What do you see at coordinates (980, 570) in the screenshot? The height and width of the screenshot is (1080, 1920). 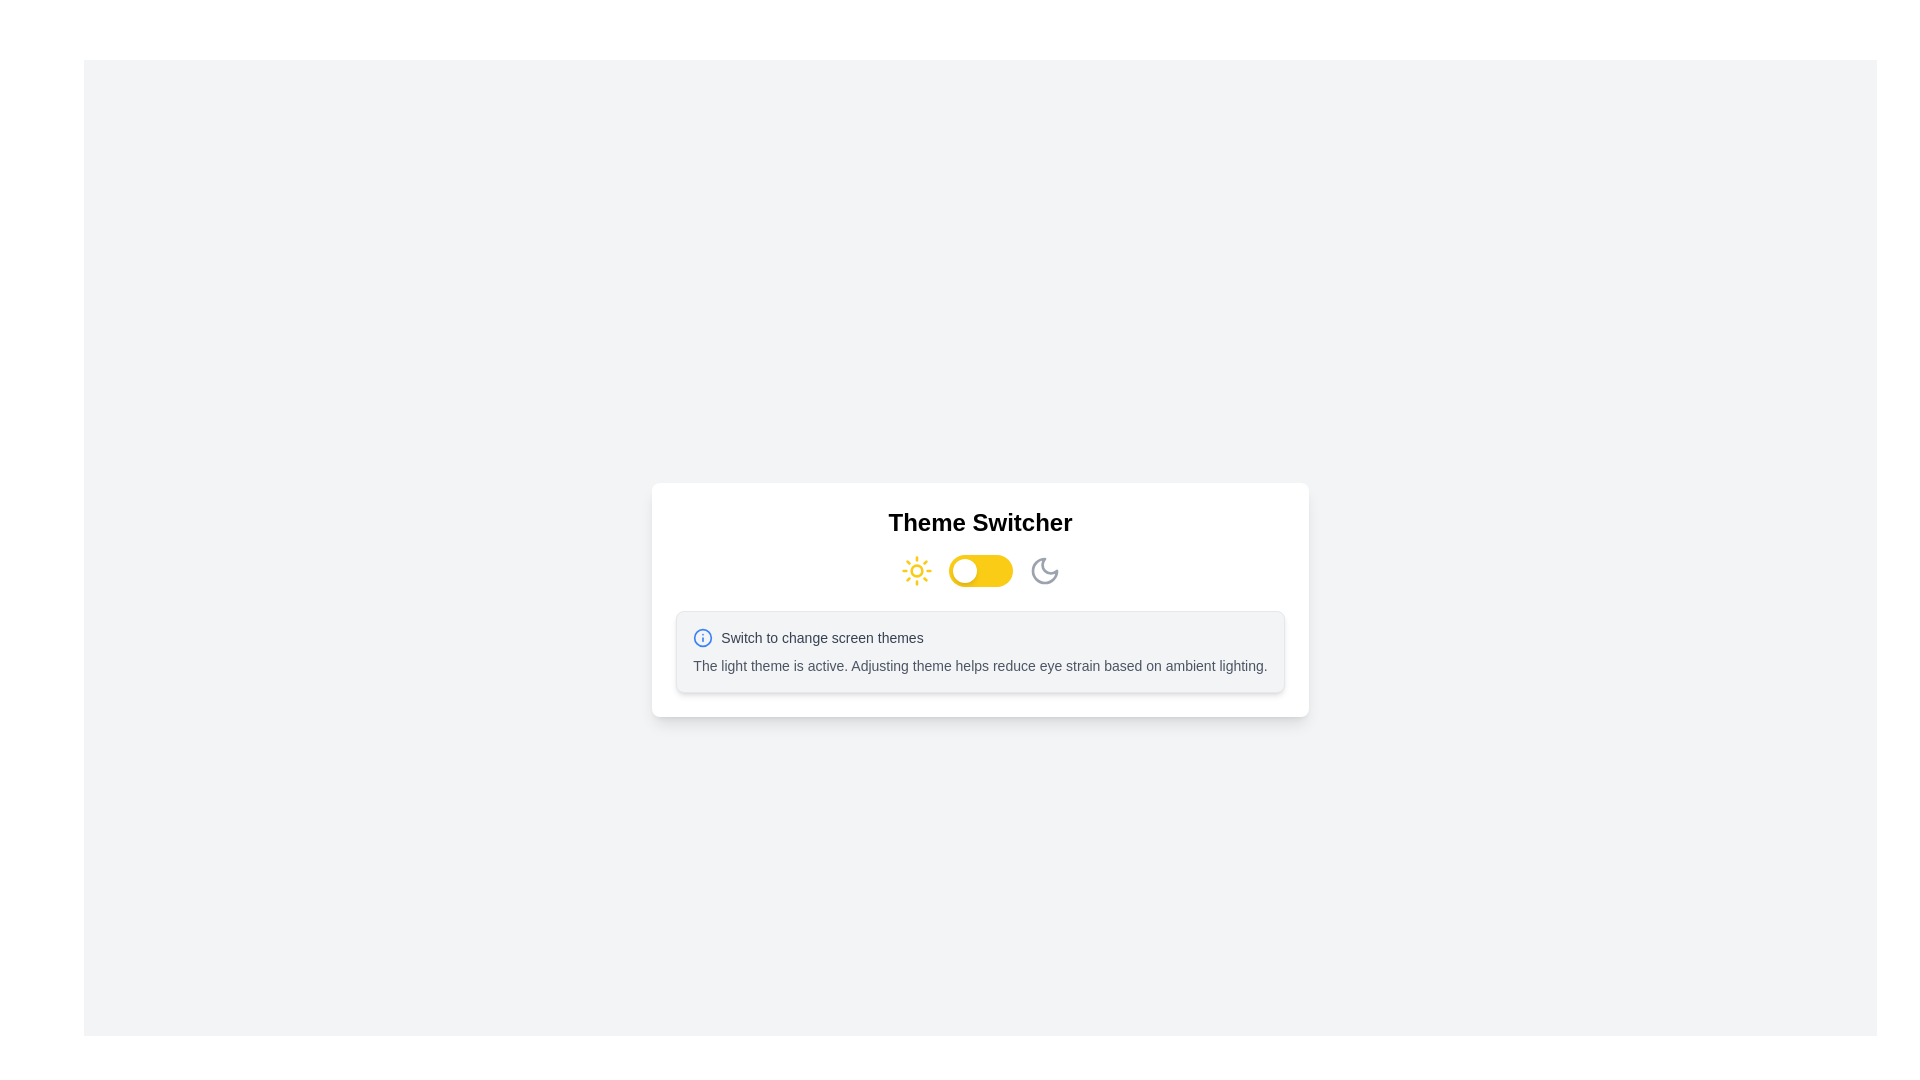 I see `the yellow toggle switch` at bounding box center [980, 570].